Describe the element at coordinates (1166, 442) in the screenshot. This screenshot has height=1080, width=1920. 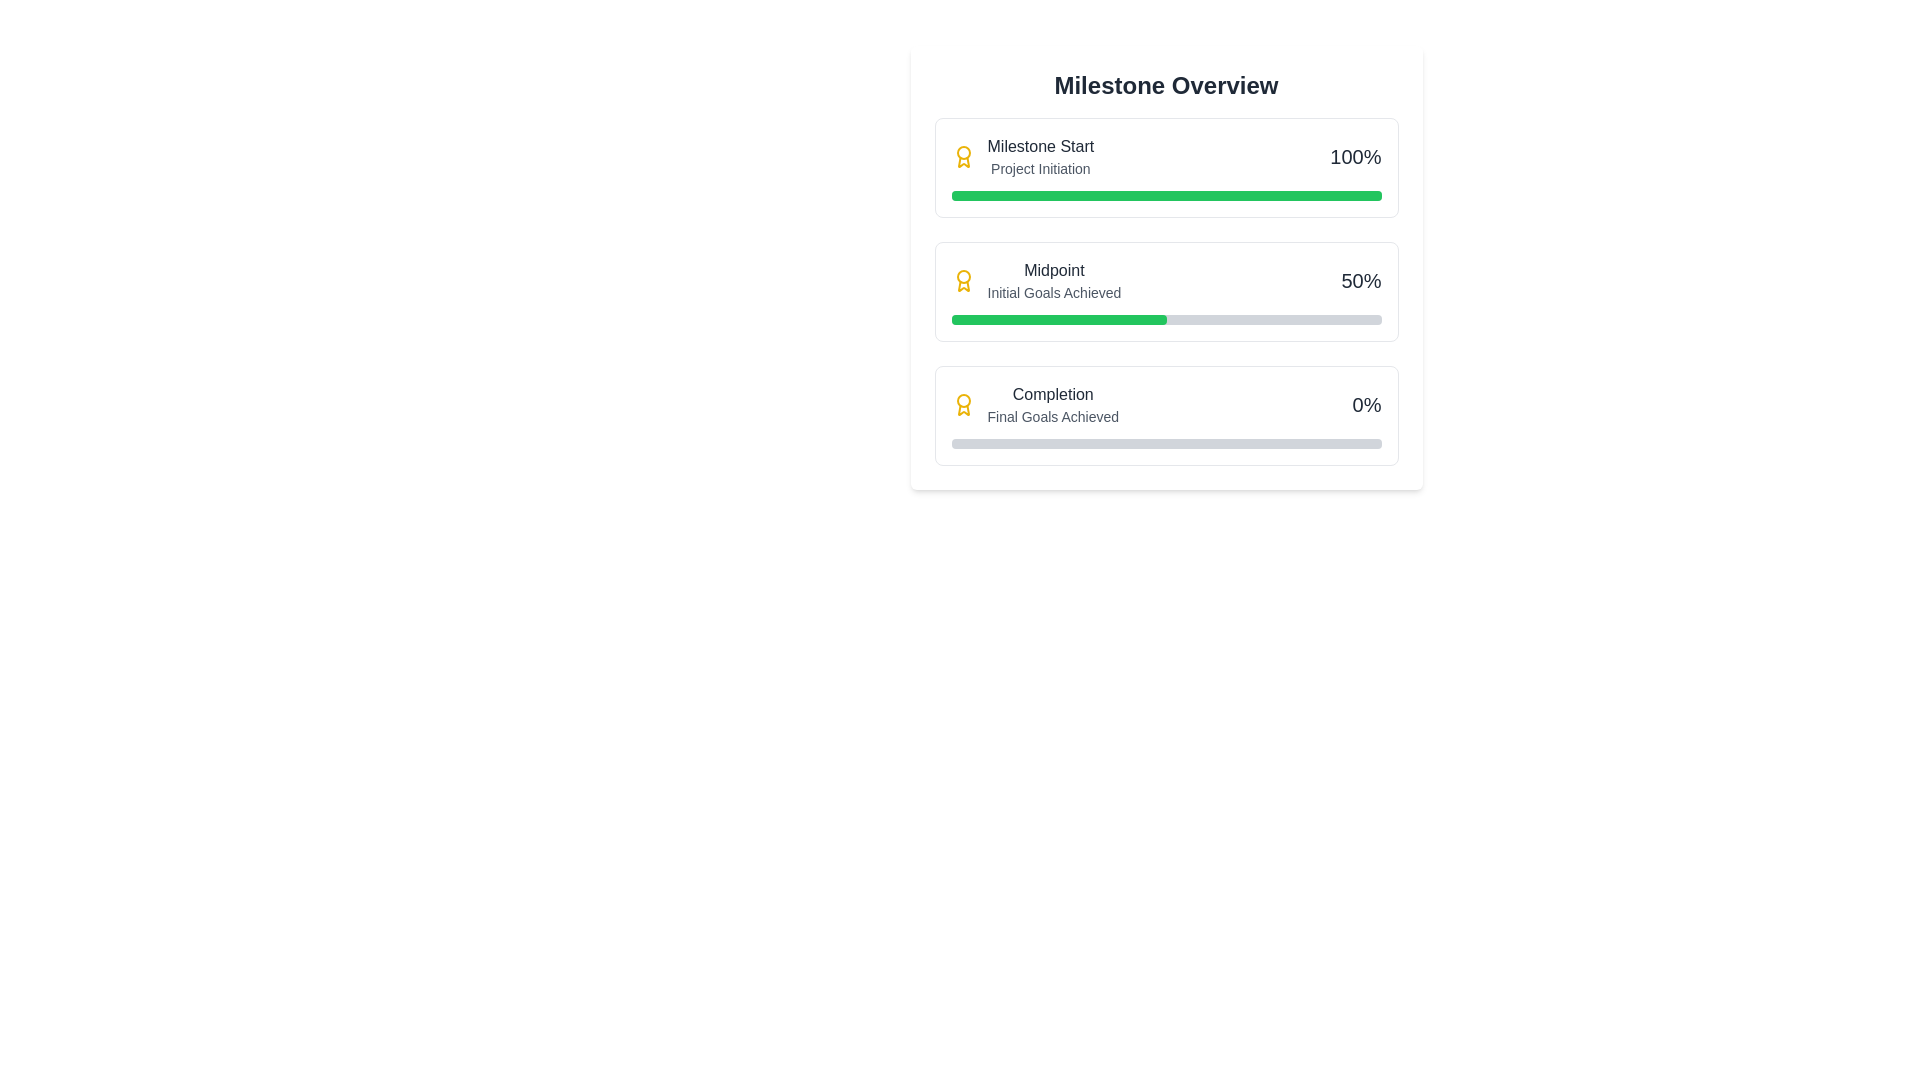
I see `the slim, rounded rectangular progress bar located under the label 'Completion Final Goals Achieved', which currently shows no progress` at that location.